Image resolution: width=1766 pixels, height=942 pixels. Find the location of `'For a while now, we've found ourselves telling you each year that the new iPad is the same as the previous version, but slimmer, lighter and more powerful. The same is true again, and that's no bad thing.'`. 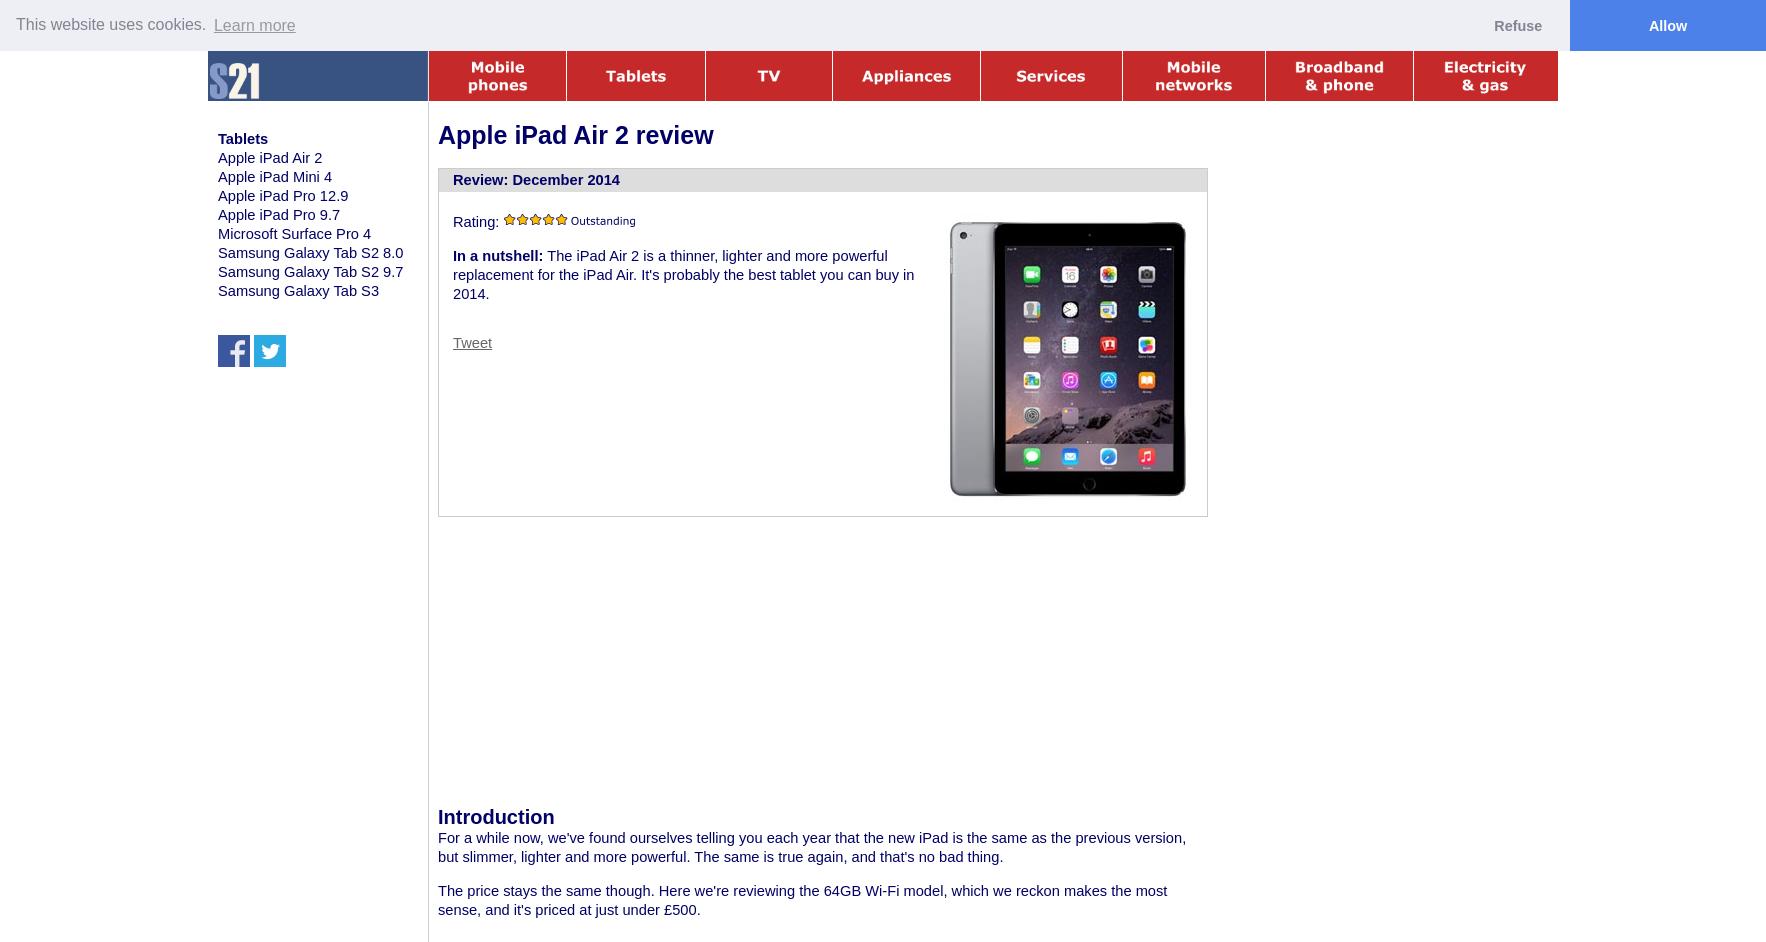

'For a while now, we've found ourselves telling you each year that the new iPad is the same as the previous version, but slimmer, lighter and more powerful. The same is true again, and that's no bad thing.' is located at coordinates (812, 846).